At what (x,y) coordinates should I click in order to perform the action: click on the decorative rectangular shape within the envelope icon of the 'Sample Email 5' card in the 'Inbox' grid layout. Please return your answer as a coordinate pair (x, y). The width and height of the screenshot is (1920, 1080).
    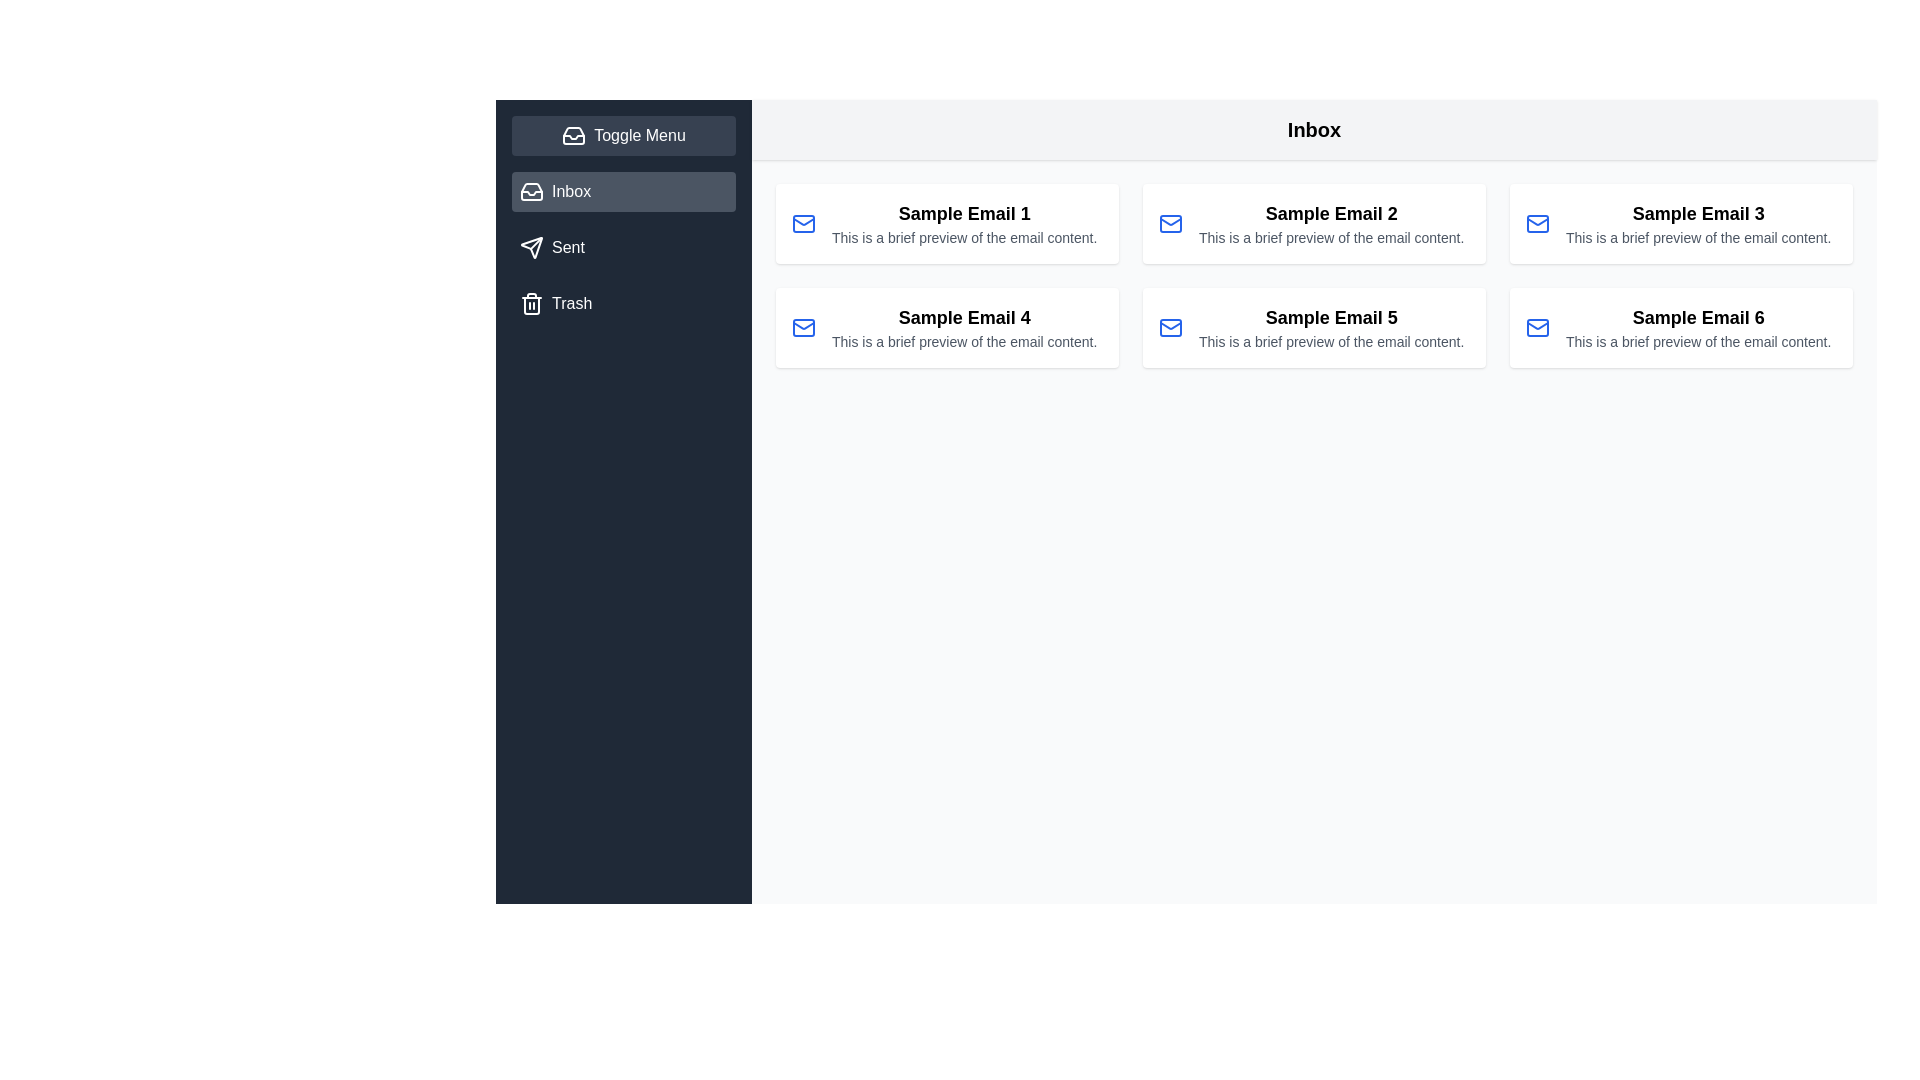
    Looking at the image, I should click on (1171, 326).